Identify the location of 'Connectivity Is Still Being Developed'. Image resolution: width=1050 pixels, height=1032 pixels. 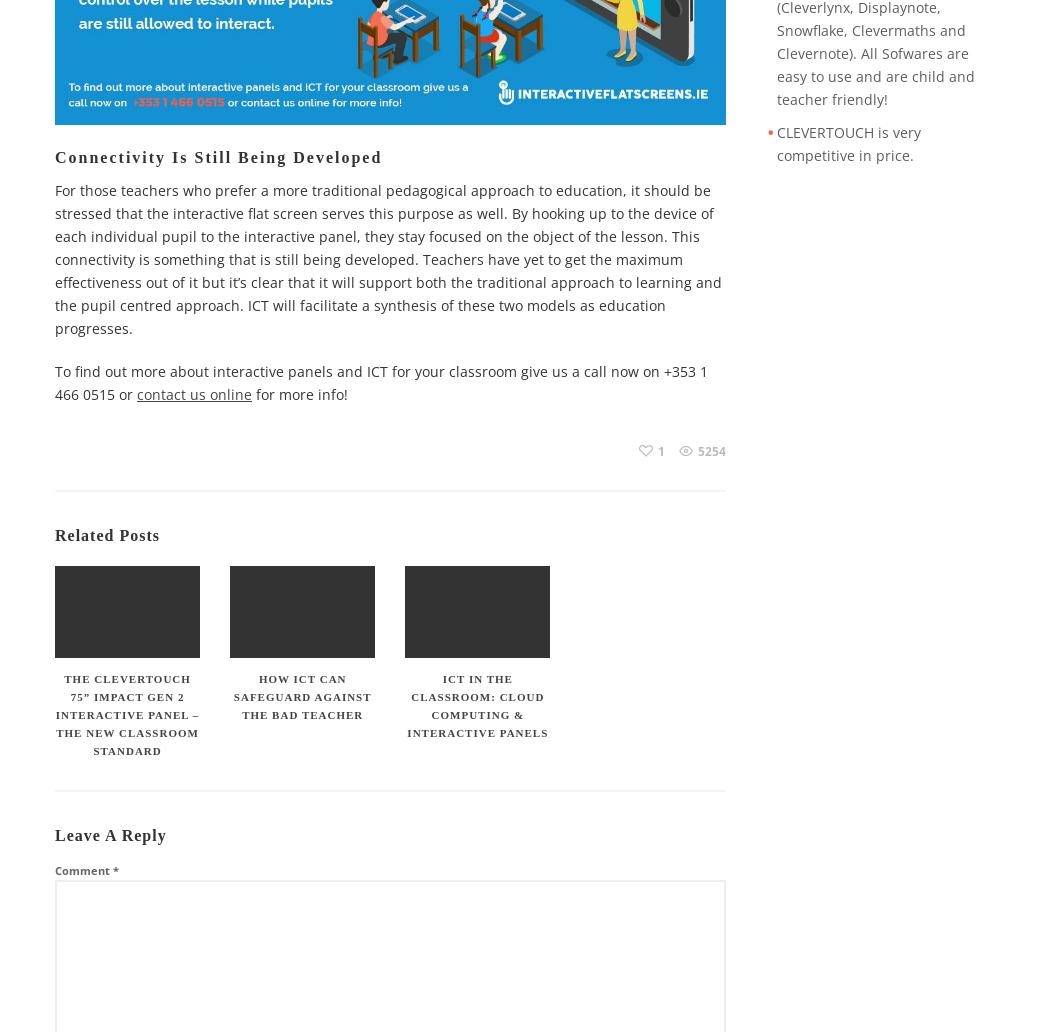
(217, 155).